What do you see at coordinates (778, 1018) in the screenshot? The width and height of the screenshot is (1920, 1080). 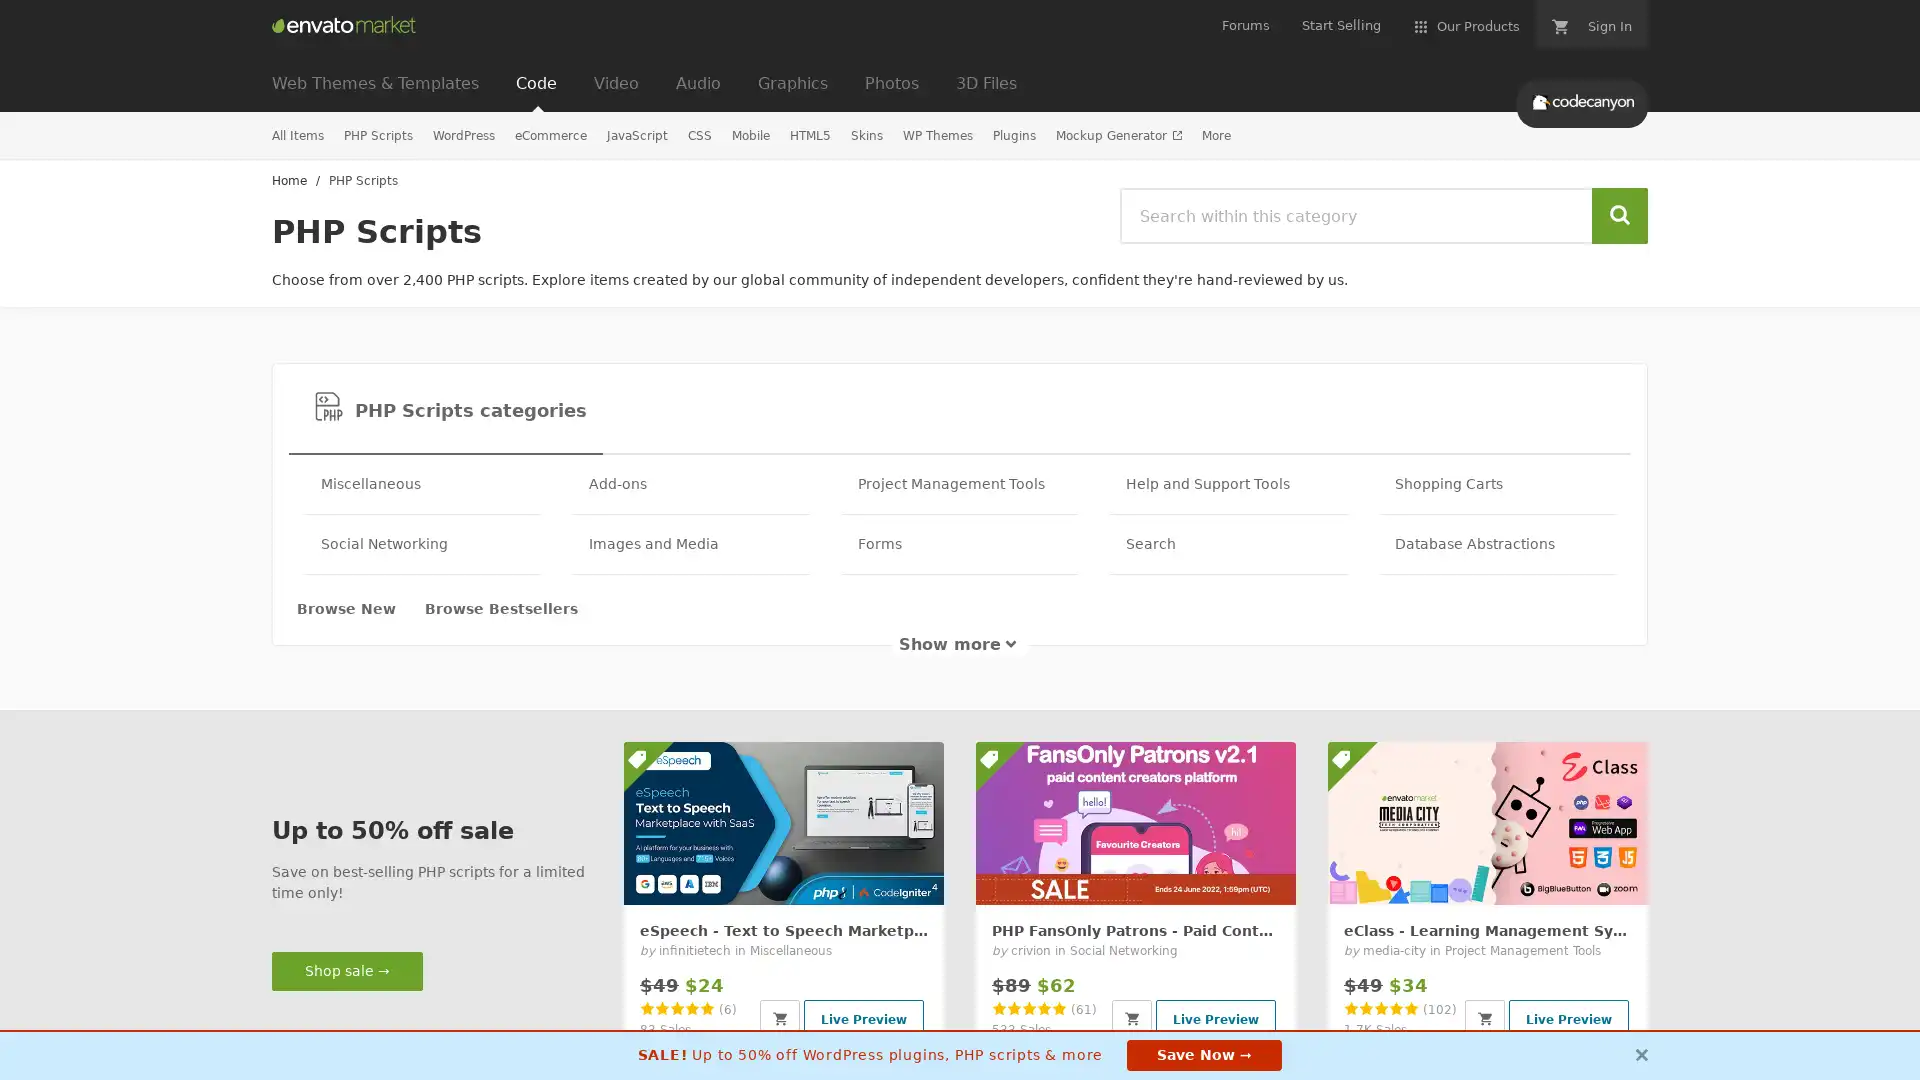 I see `Add to cart` at bounding box center [778, 1018].